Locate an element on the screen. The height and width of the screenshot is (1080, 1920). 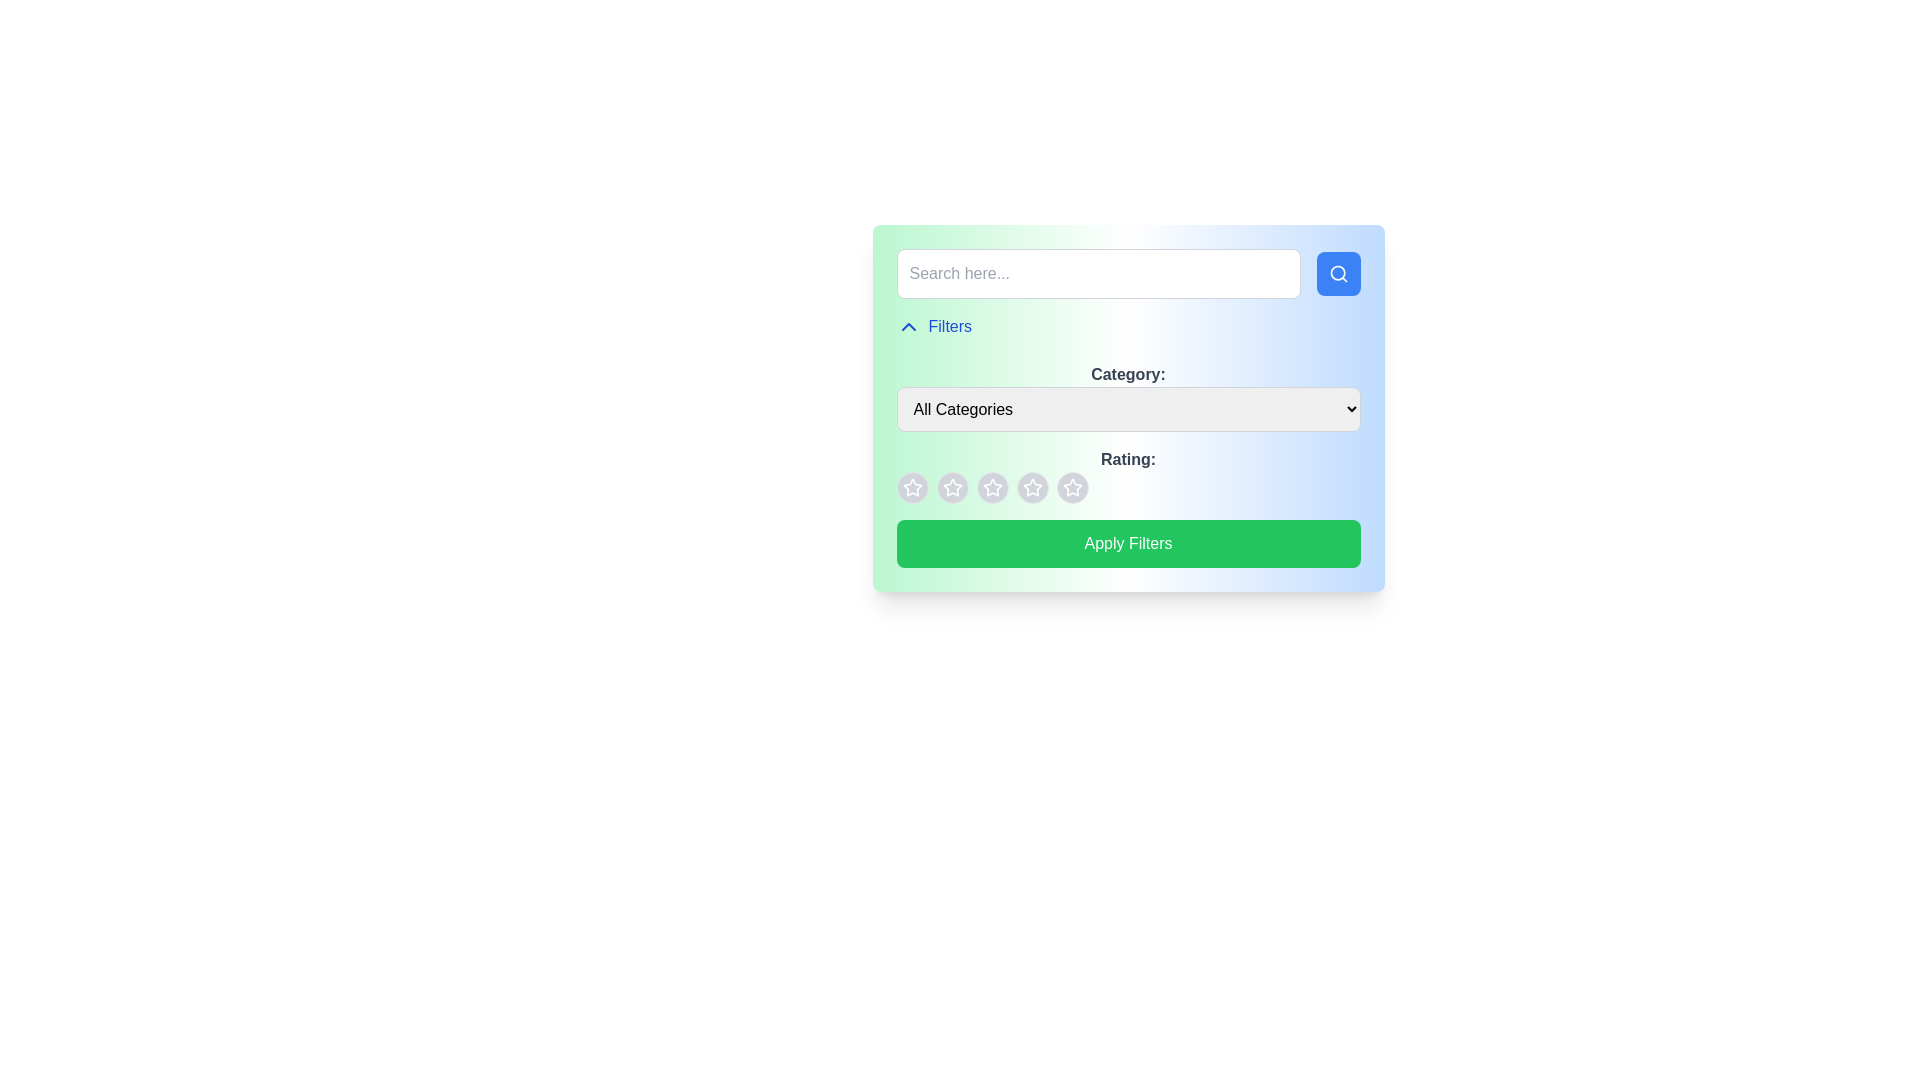
the fourth star icon in the rating widget to set a rating is located at coordinates (1071, 487).